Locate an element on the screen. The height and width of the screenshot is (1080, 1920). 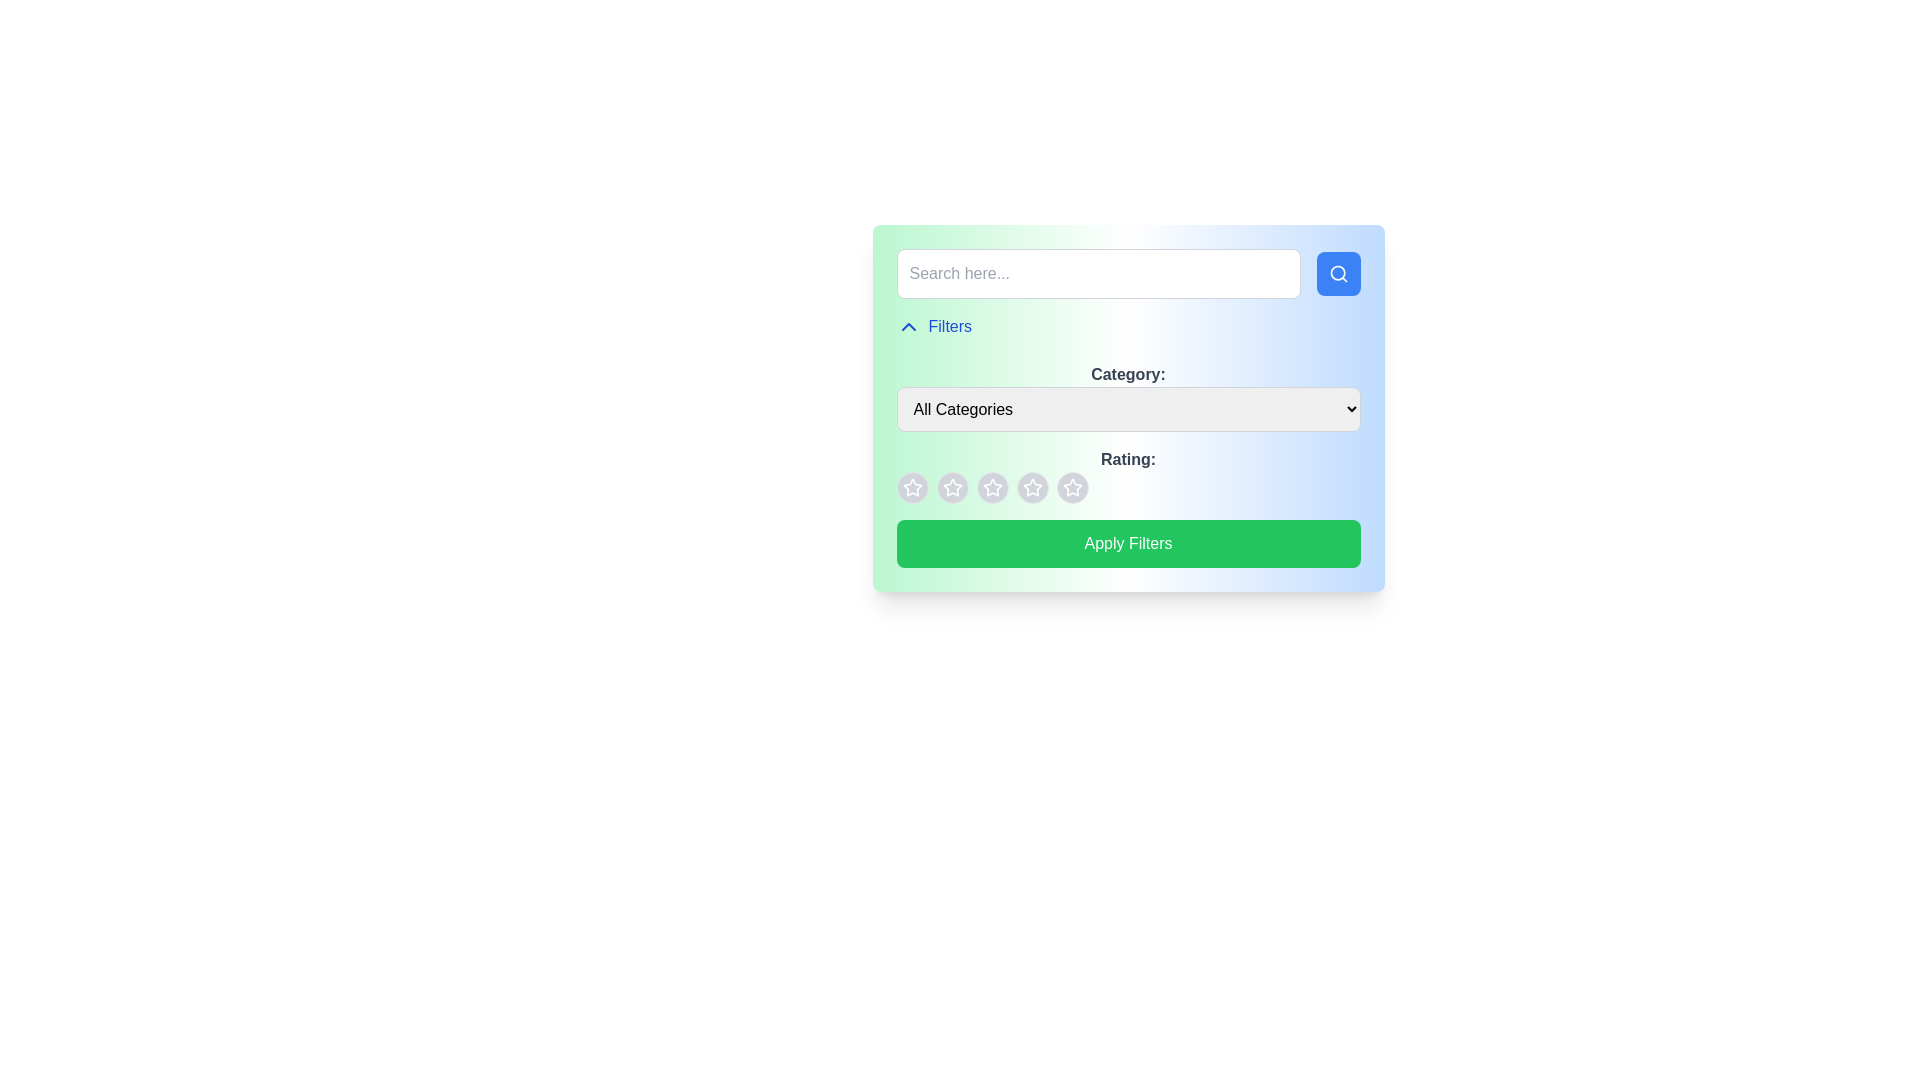
the fourth star icon in the rating widget to set a rating is located at coordinates (1071, 487).